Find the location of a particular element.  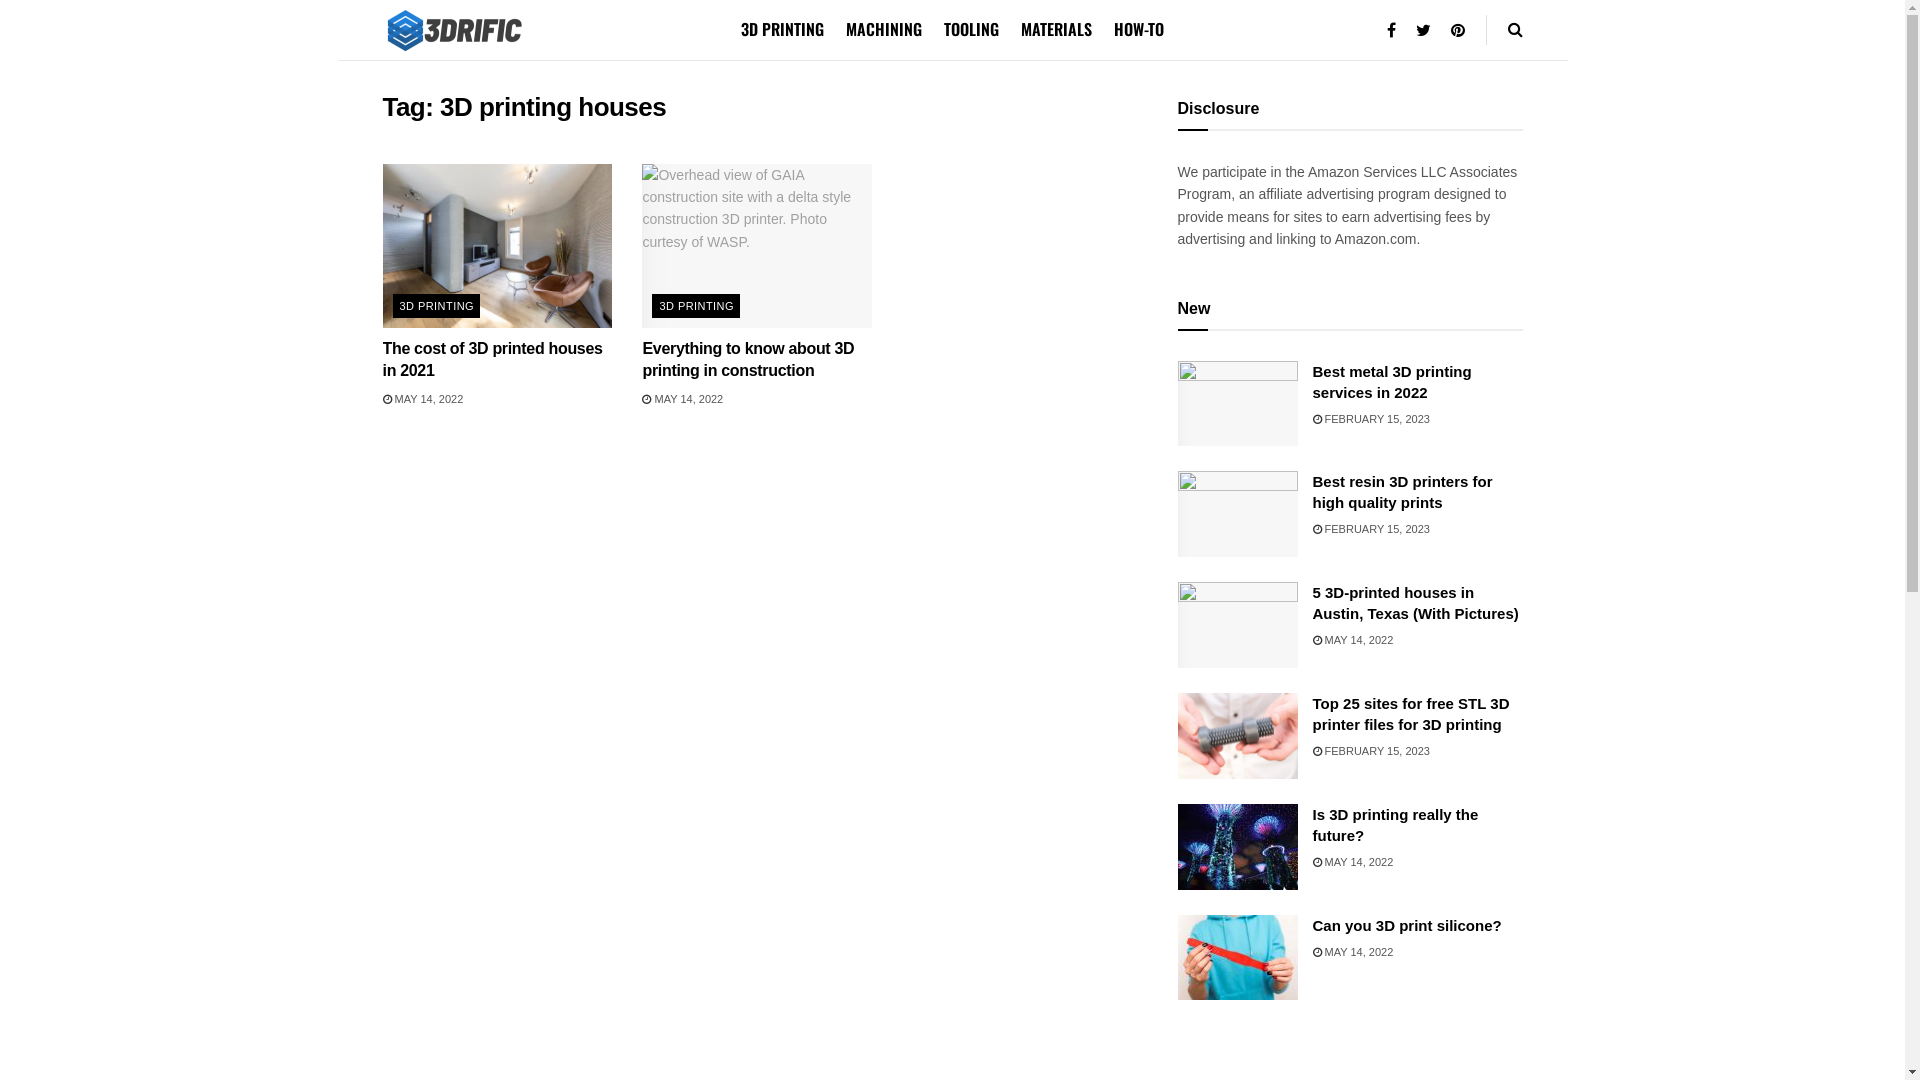

'FEBRUARY 15, 2023' is located at coordinates (1369, 751).